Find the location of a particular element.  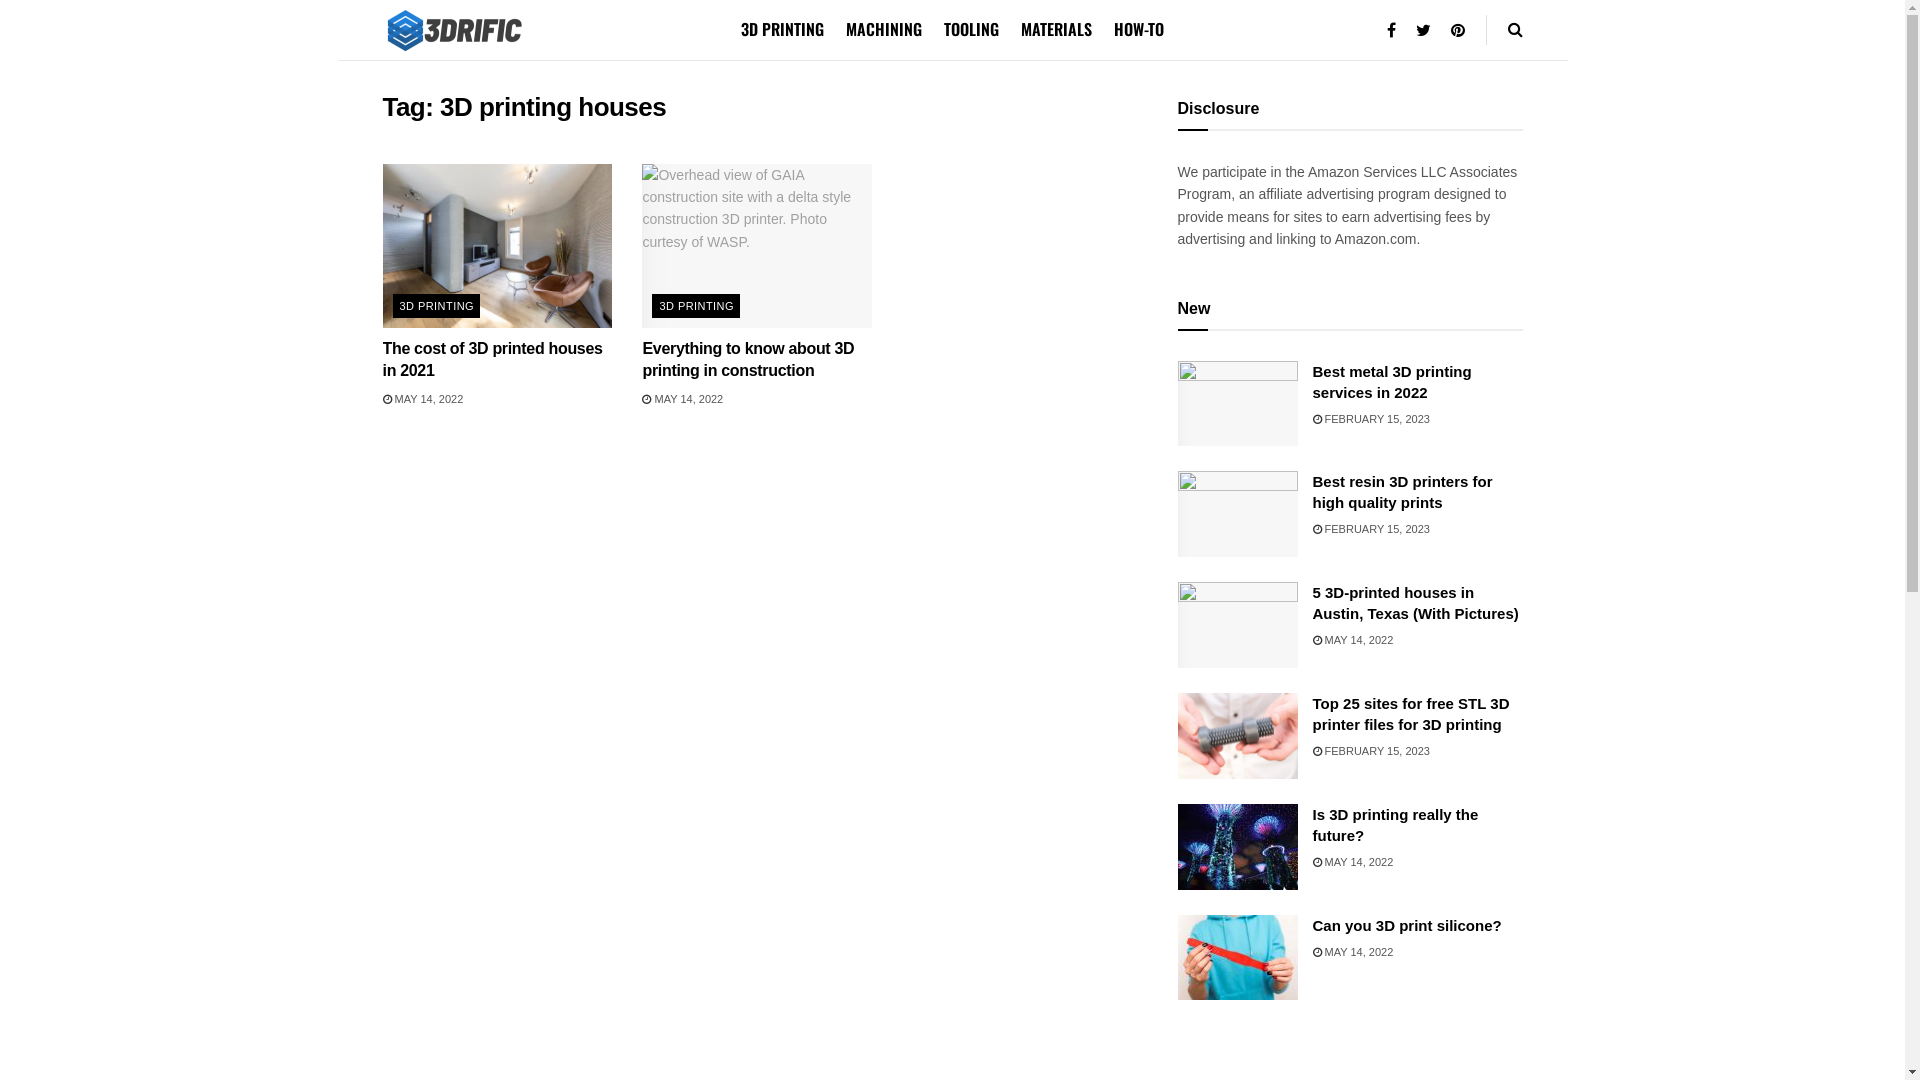

'FEBRUARY 15, 2023' is located at coordinates (1369, 751).